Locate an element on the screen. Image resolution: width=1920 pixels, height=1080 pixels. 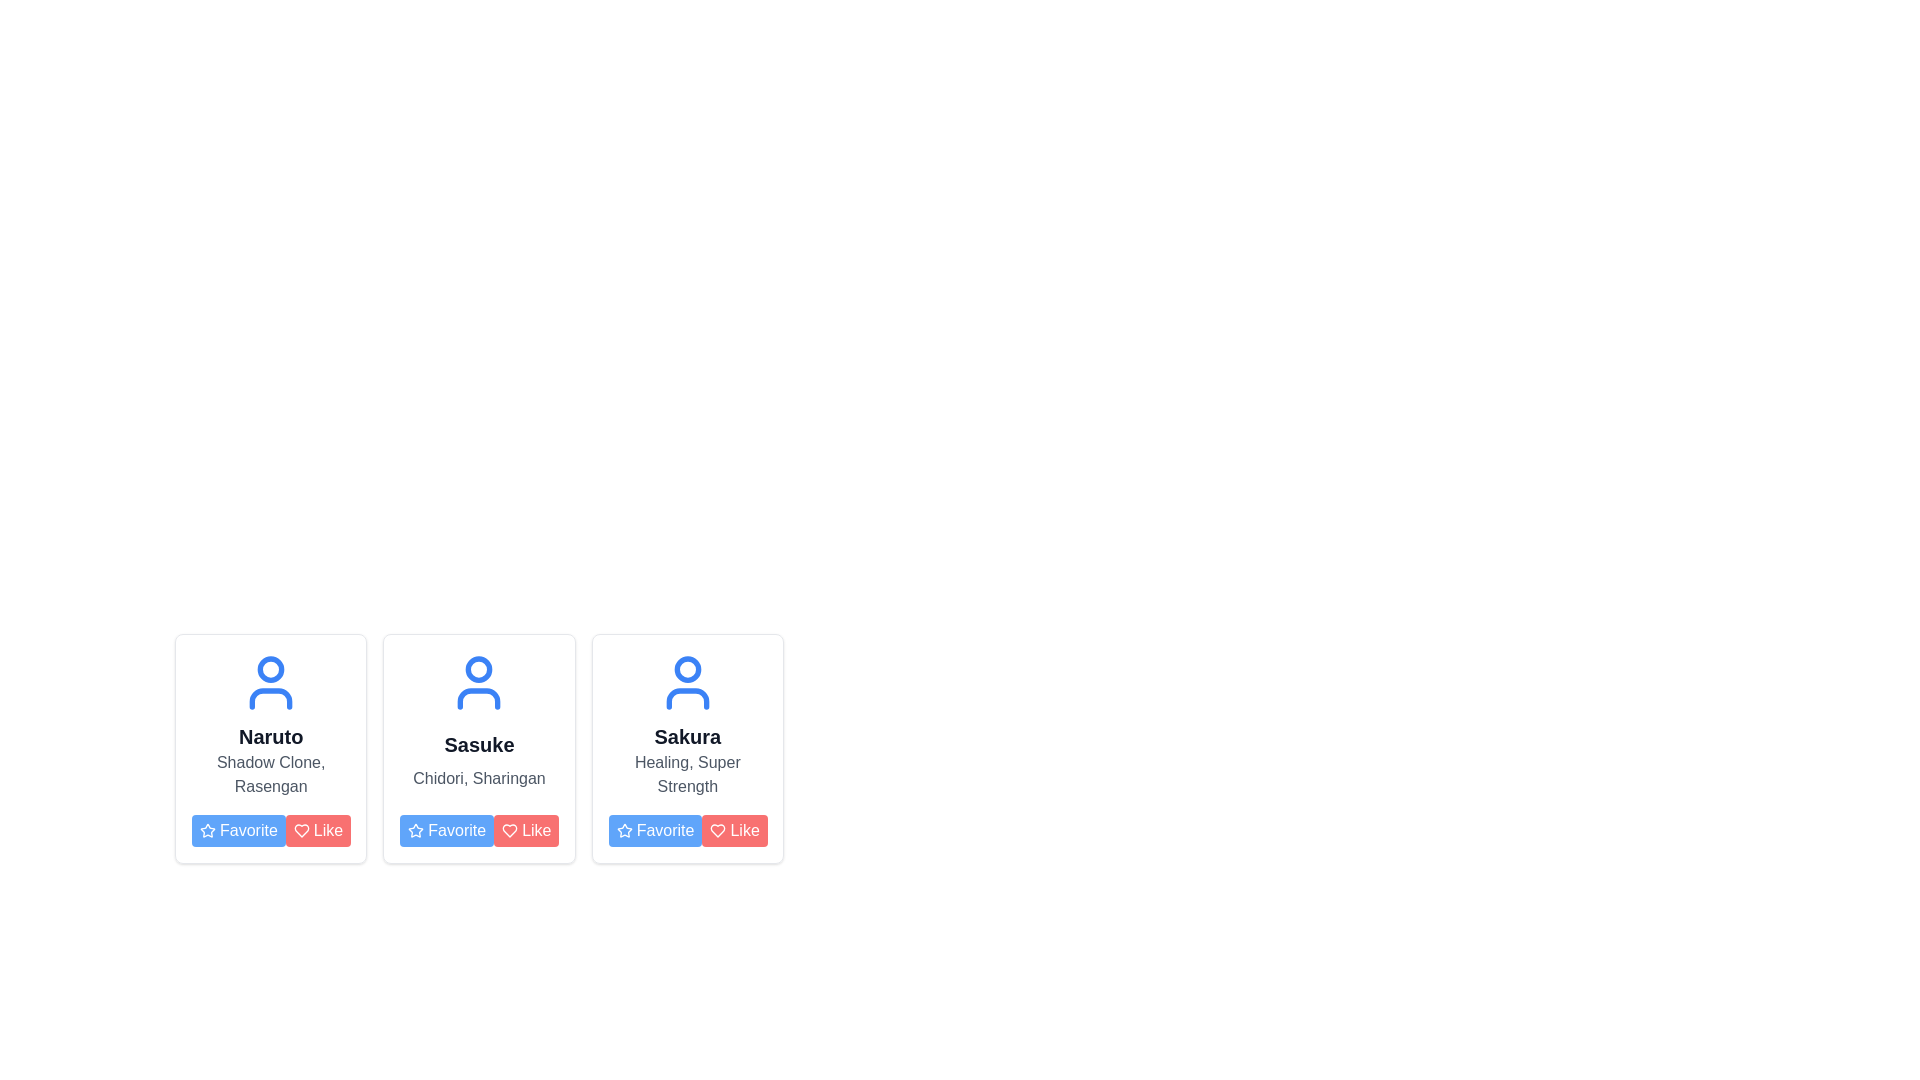
the SVG user profile icon at the top center of the 'Sasuke' card, positioned between the 'Naruto' and 'Sakura' cards is located at coordinates (478, 681).